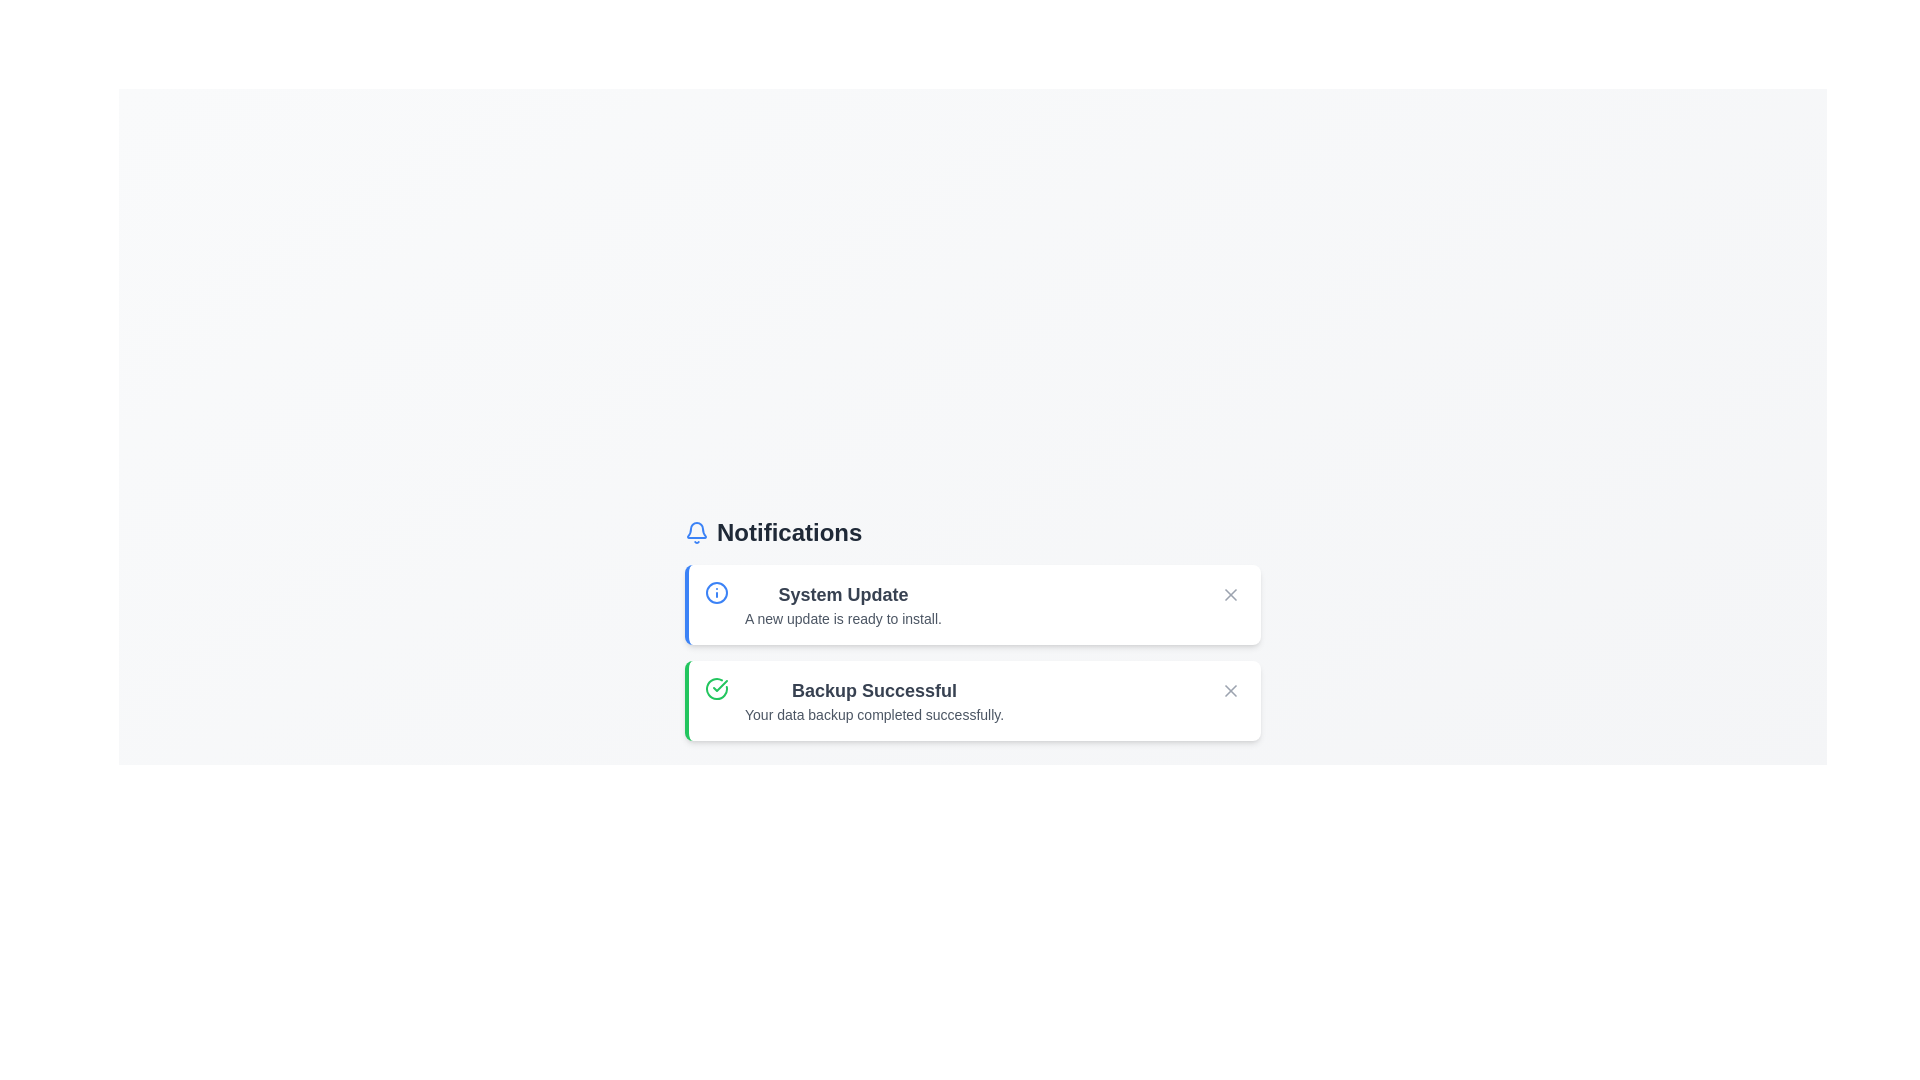 This screenshot has width=1920, height=1080. I want to click on the close button located at the top-right corner of the 'Backup Successful' notification card to change its color to red, so click(1229, 689).